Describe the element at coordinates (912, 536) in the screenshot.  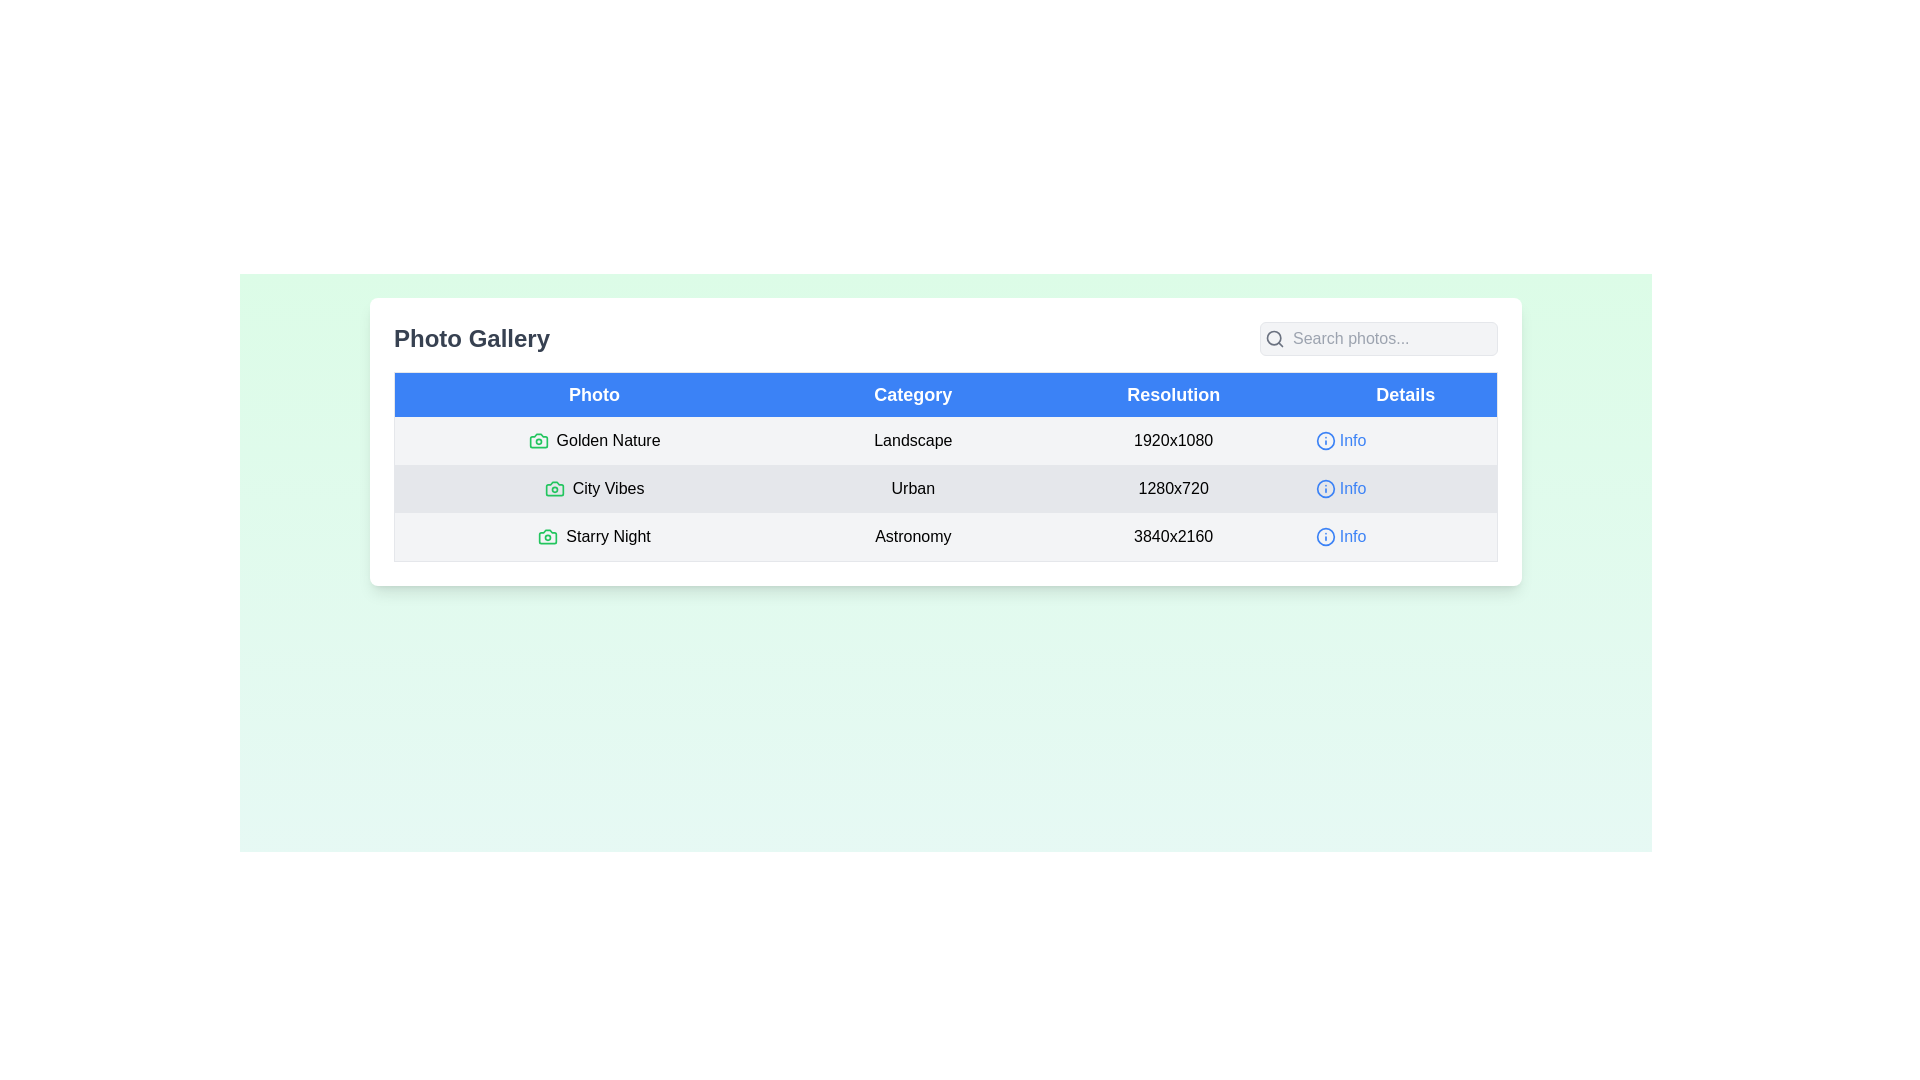
I see `text label in the second column of the third row that categorizes 'Starry Night' as 'Astronomy'` at that location.